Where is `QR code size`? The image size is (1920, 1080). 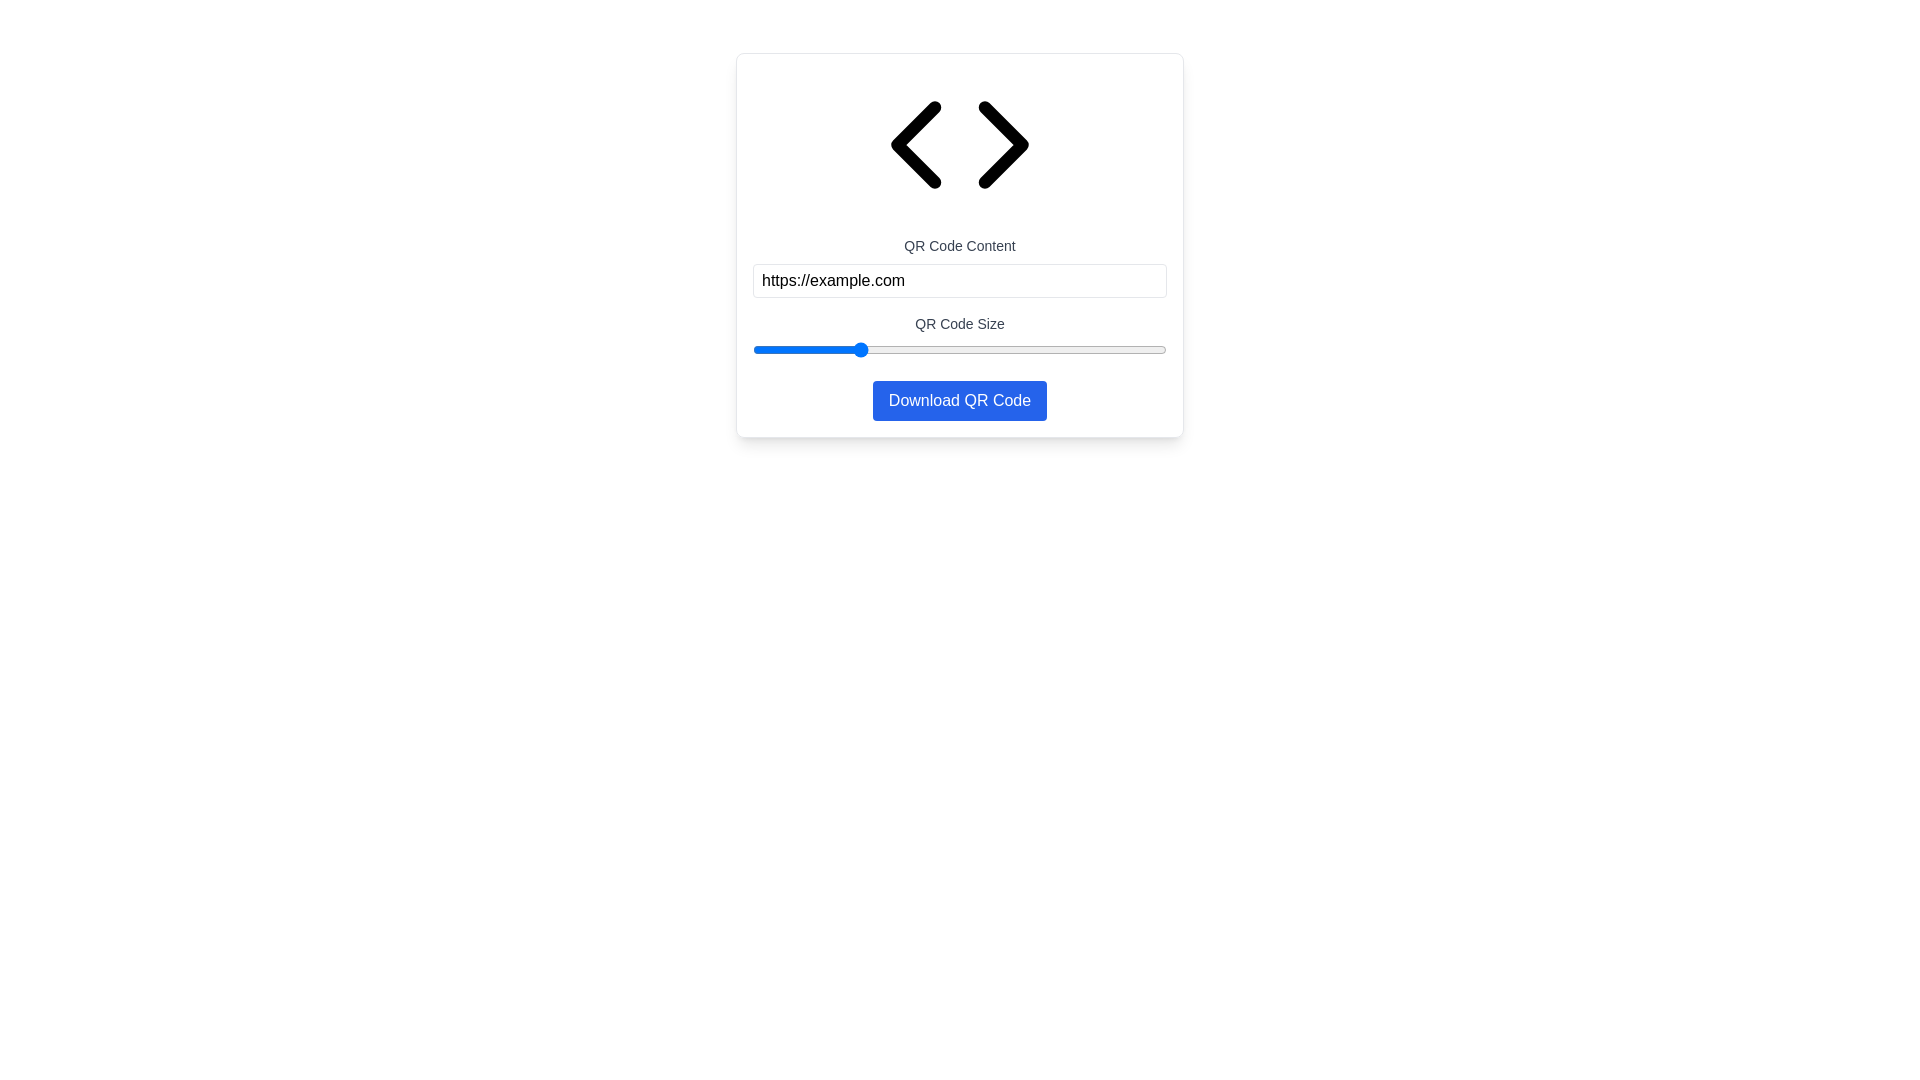 QR code size is located at coordinates (925, 349).